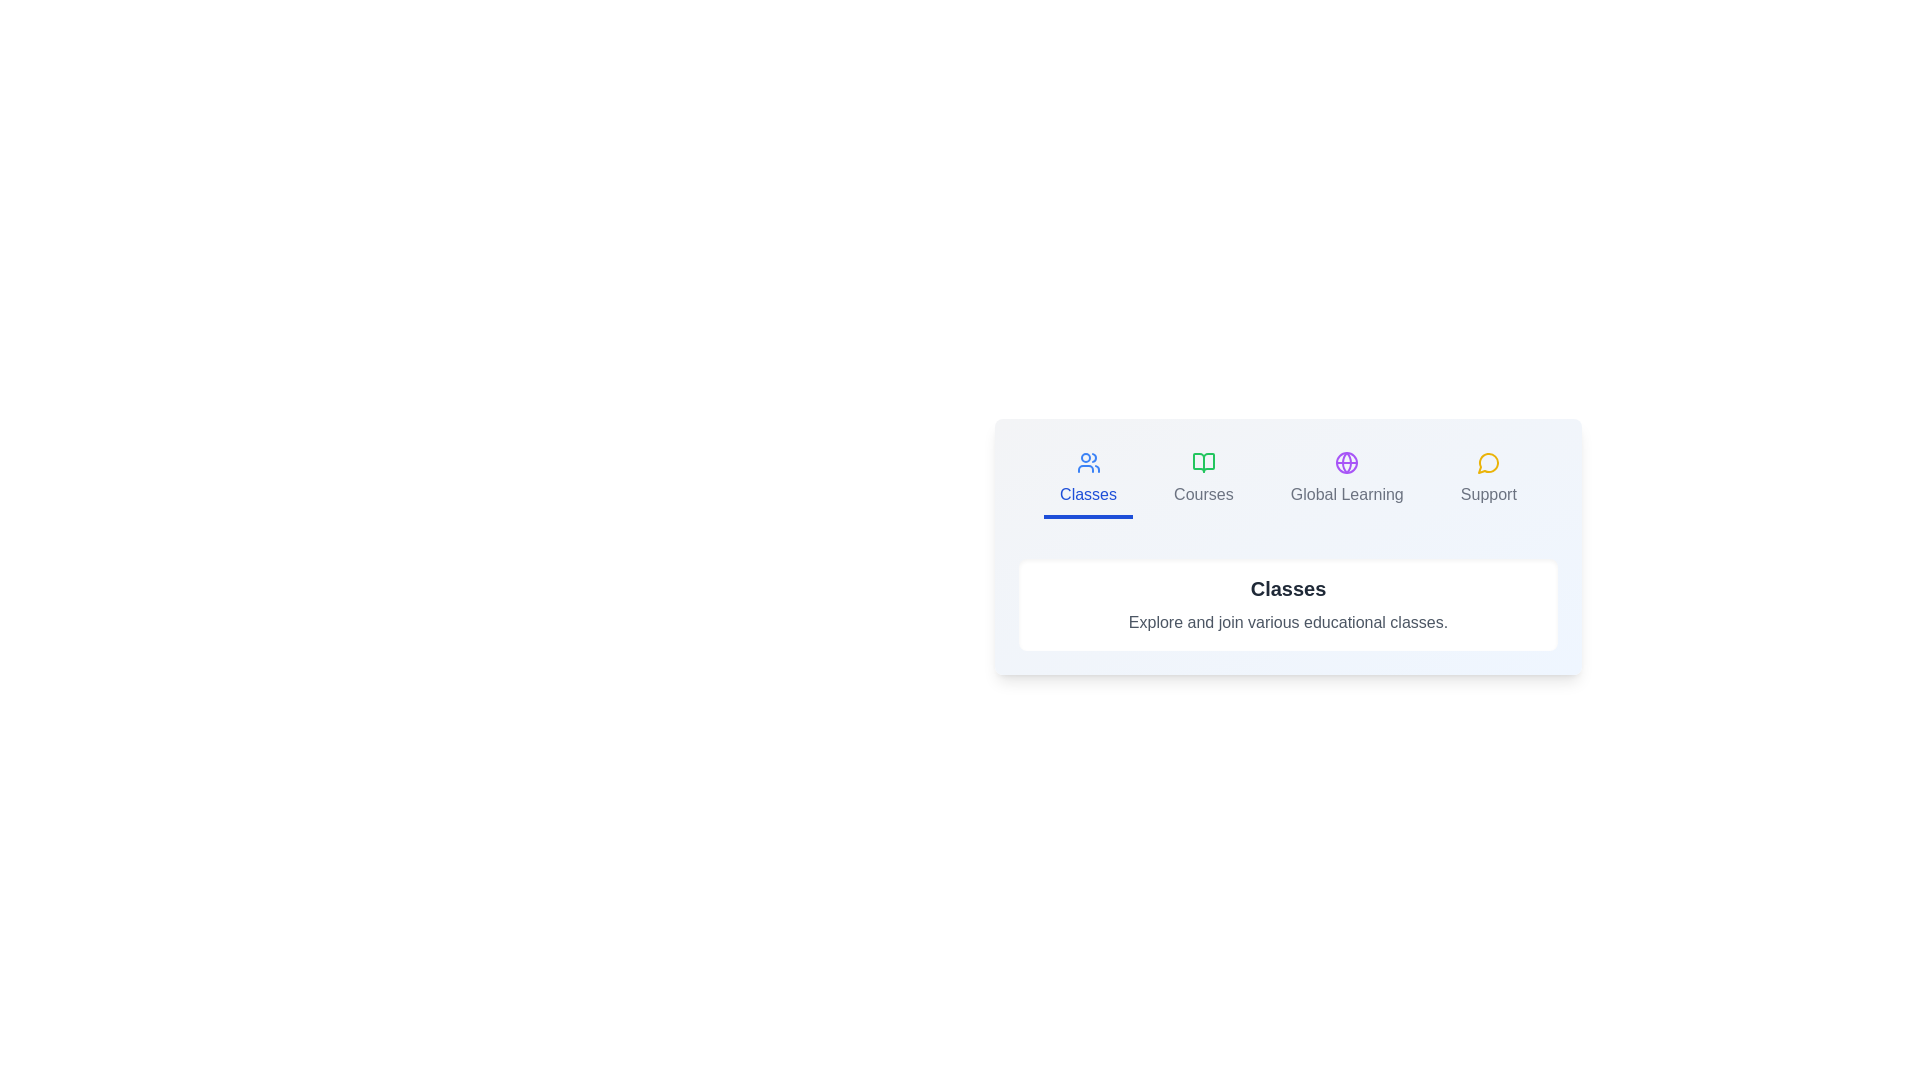 This screenshot has width=1920, height=1080. What do you see at coordinates (1347, 481) in the screenshot?
I see `the Global Learning tab by clicking on it` at bounding box center [1347, 481].